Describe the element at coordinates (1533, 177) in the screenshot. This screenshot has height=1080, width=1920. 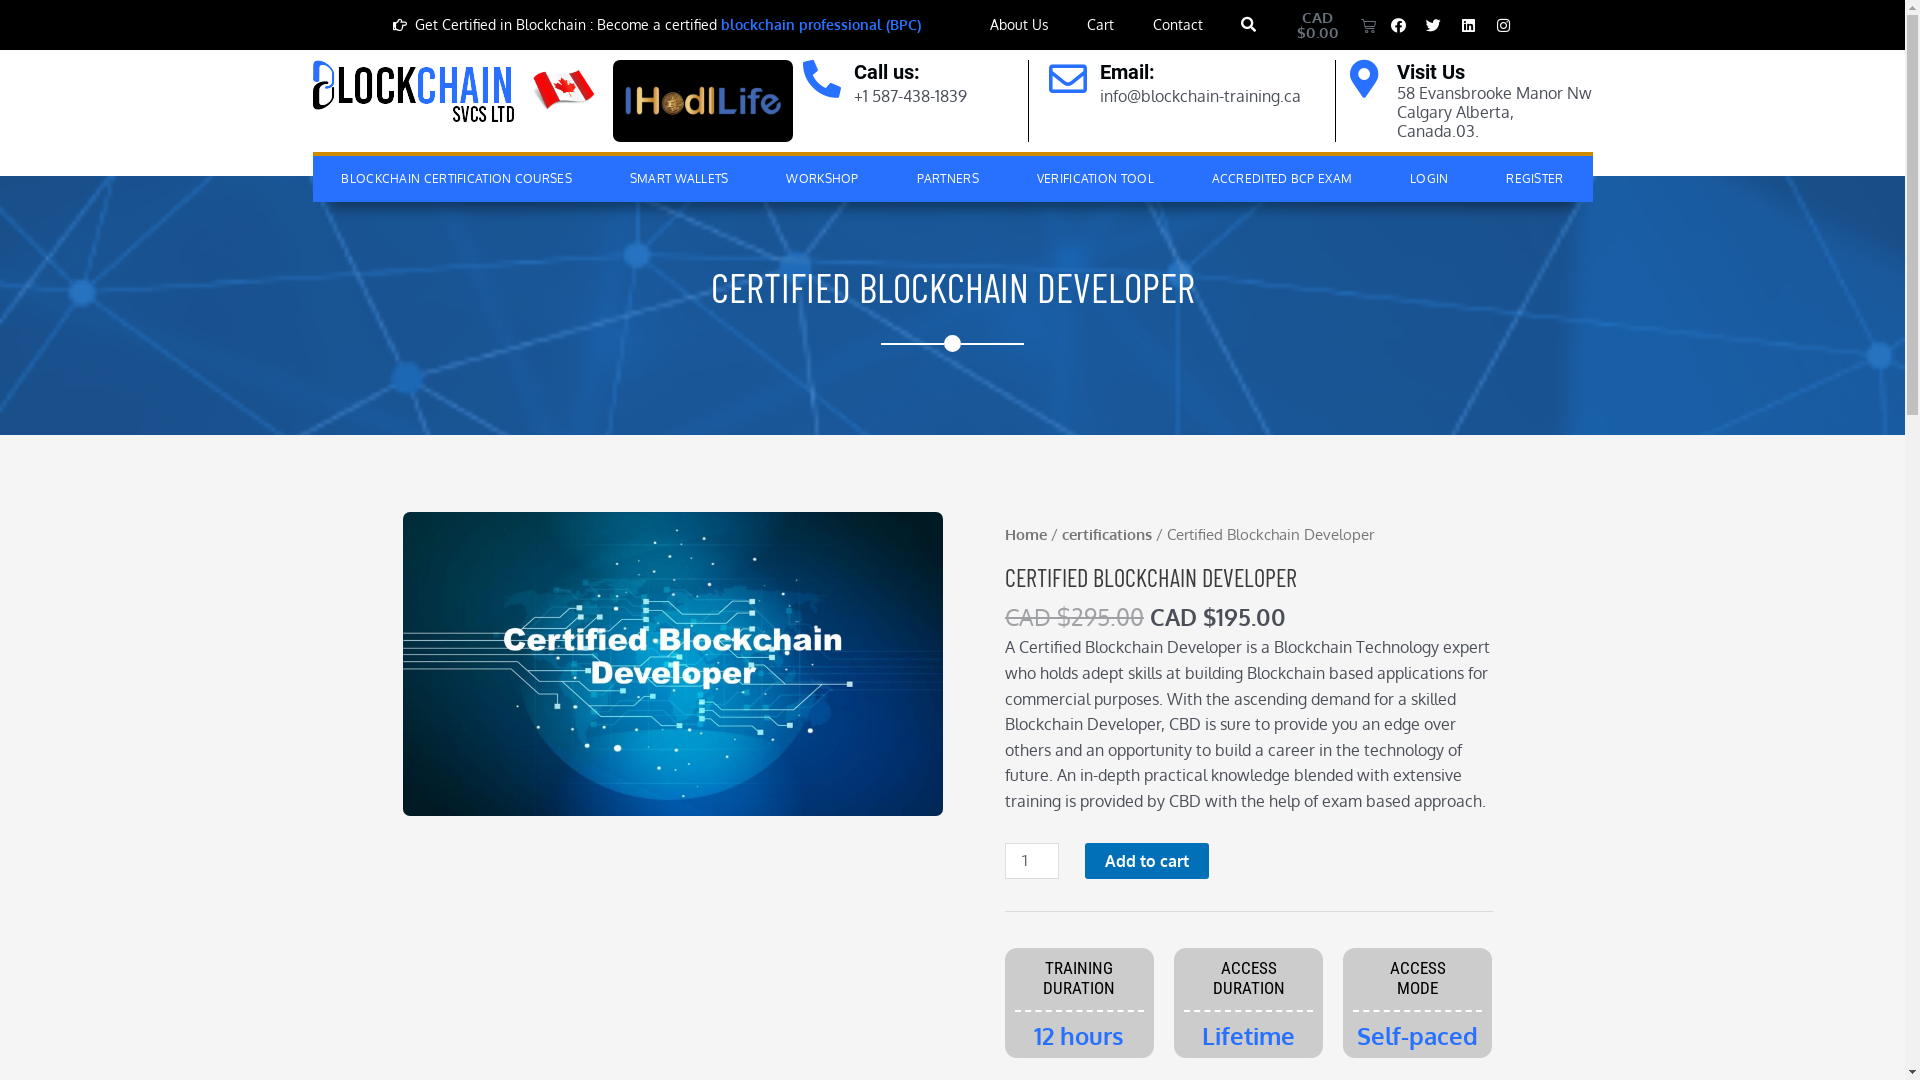
I see `'REGISTER'` at that location.